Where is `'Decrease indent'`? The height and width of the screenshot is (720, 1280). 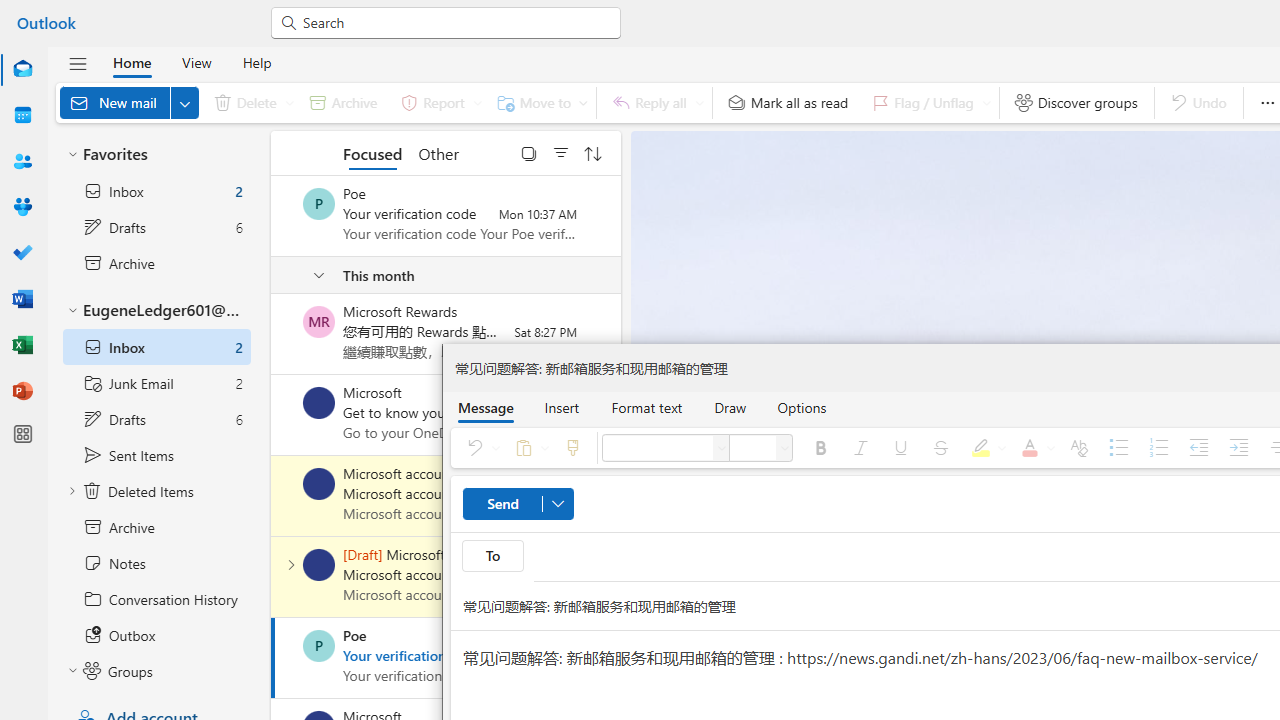
'Decrease indent' is located at coordinates (1198, 446).